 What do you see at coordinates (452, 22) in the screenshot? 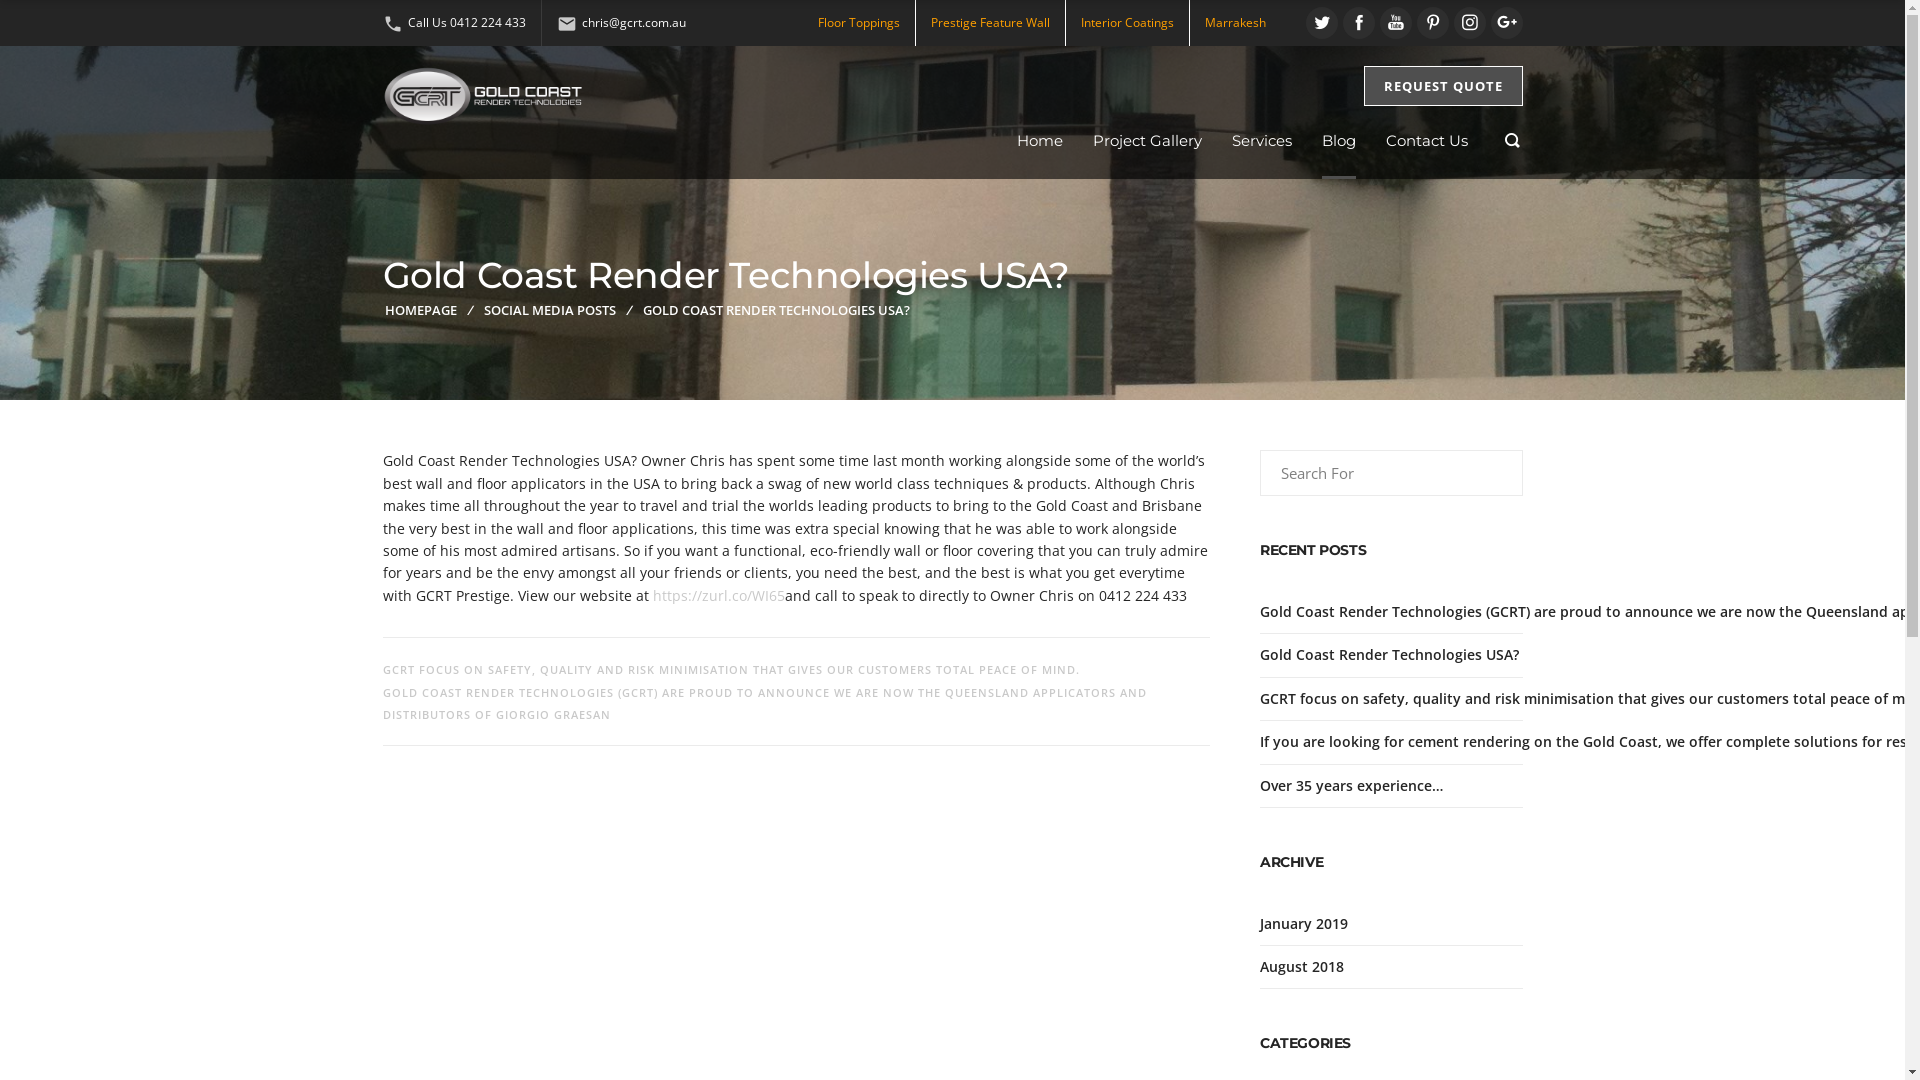
I see `'phoneCall Us 0412 224 433'` at bounding box center [452, 22].